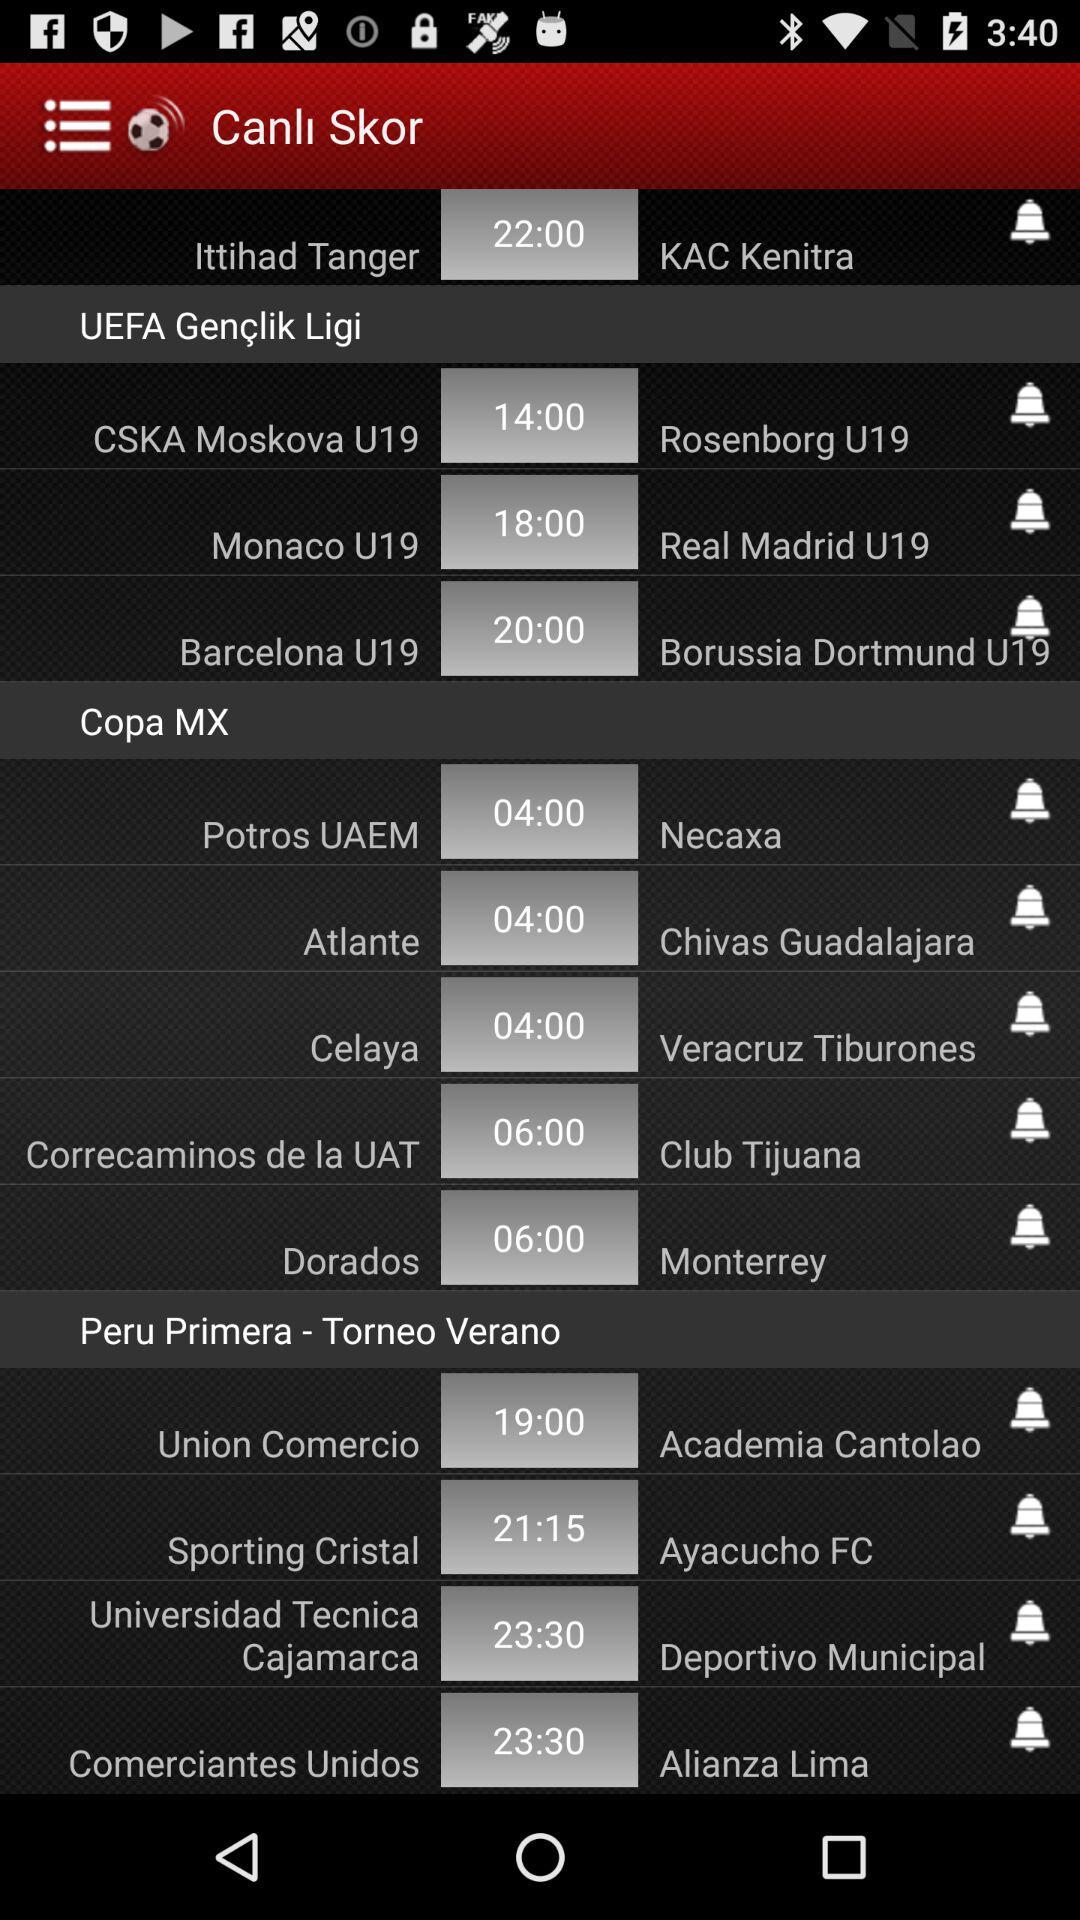  I want to click on follow the match, so click(1029, 1622).